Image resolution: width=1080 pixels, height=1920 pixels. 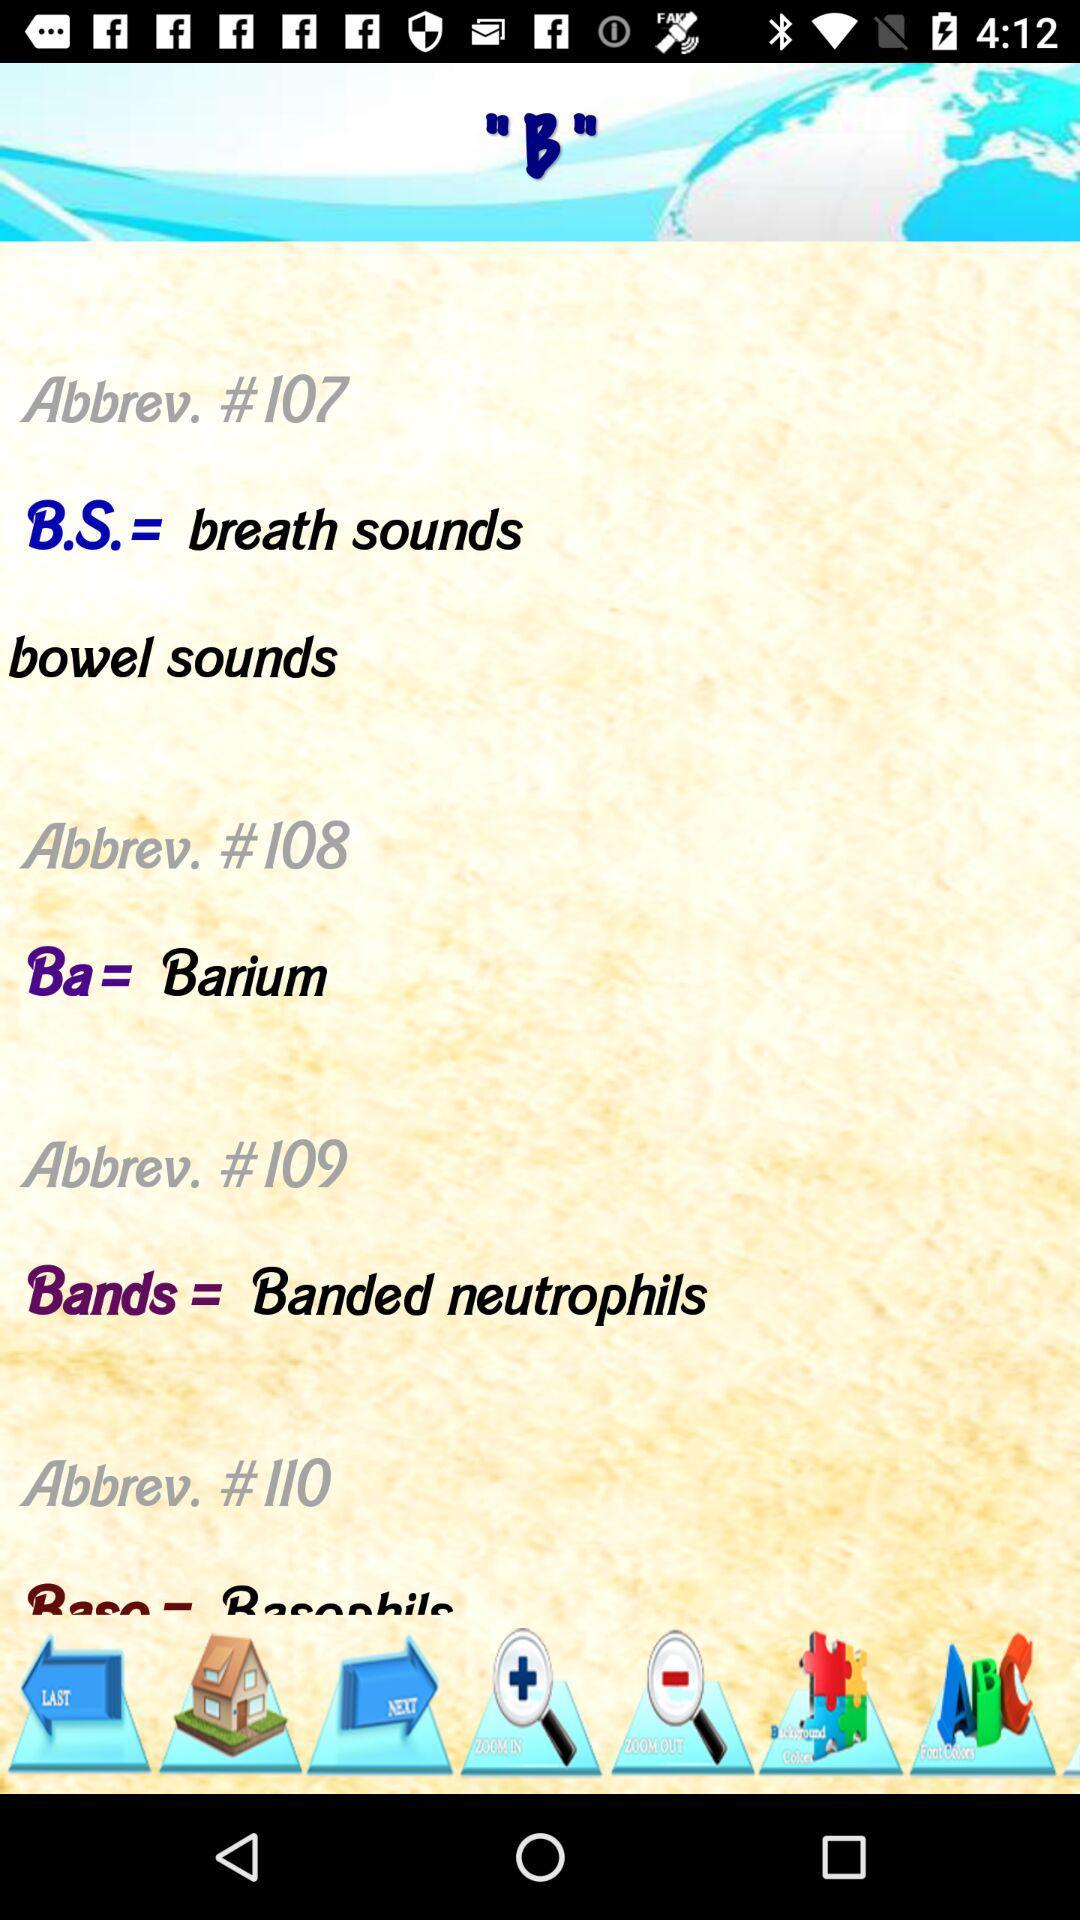 What do you see at coordinates (379, 1702) in the screenshot?
I see `next` at bounding box center [379, 1702].